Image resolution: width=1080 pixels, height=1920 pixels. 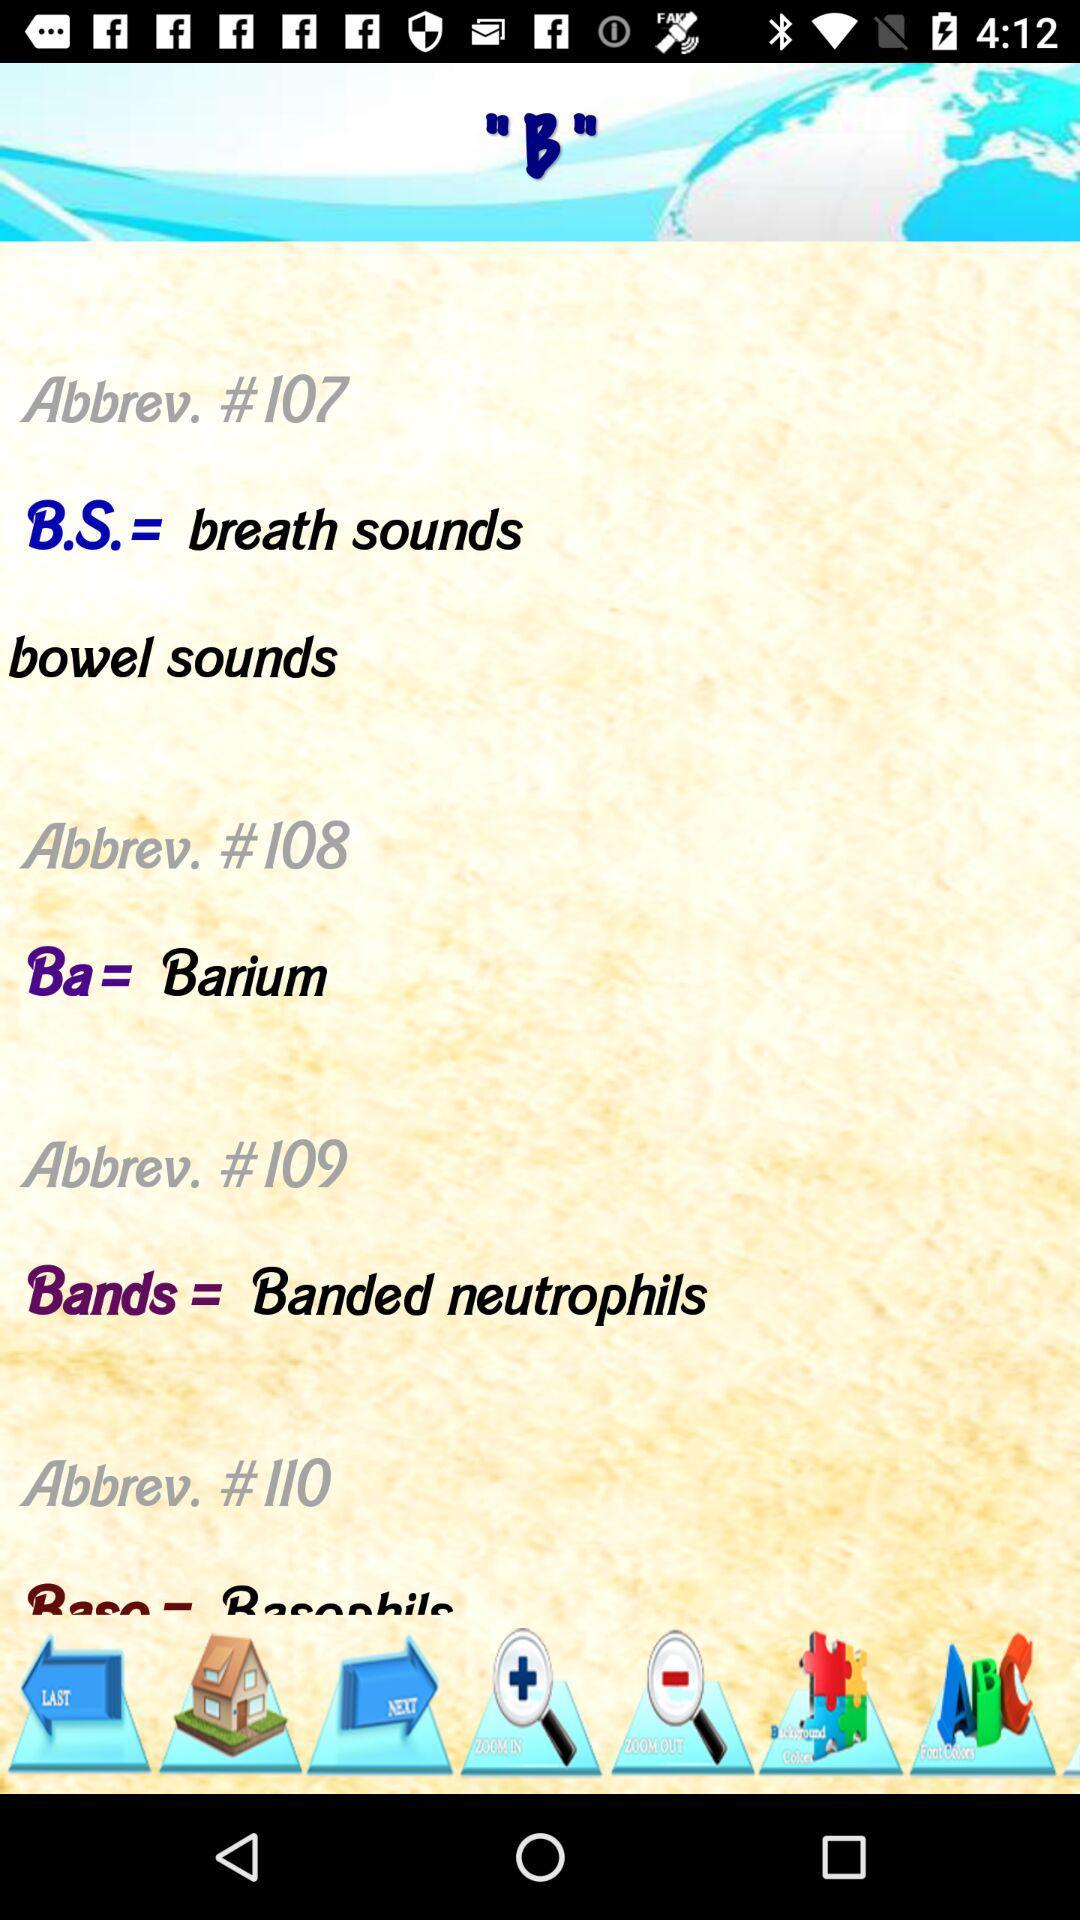 What do you see at coordinates (379, 1702) in the screenshot?
I see `next` at bounding box center [379, 1702].